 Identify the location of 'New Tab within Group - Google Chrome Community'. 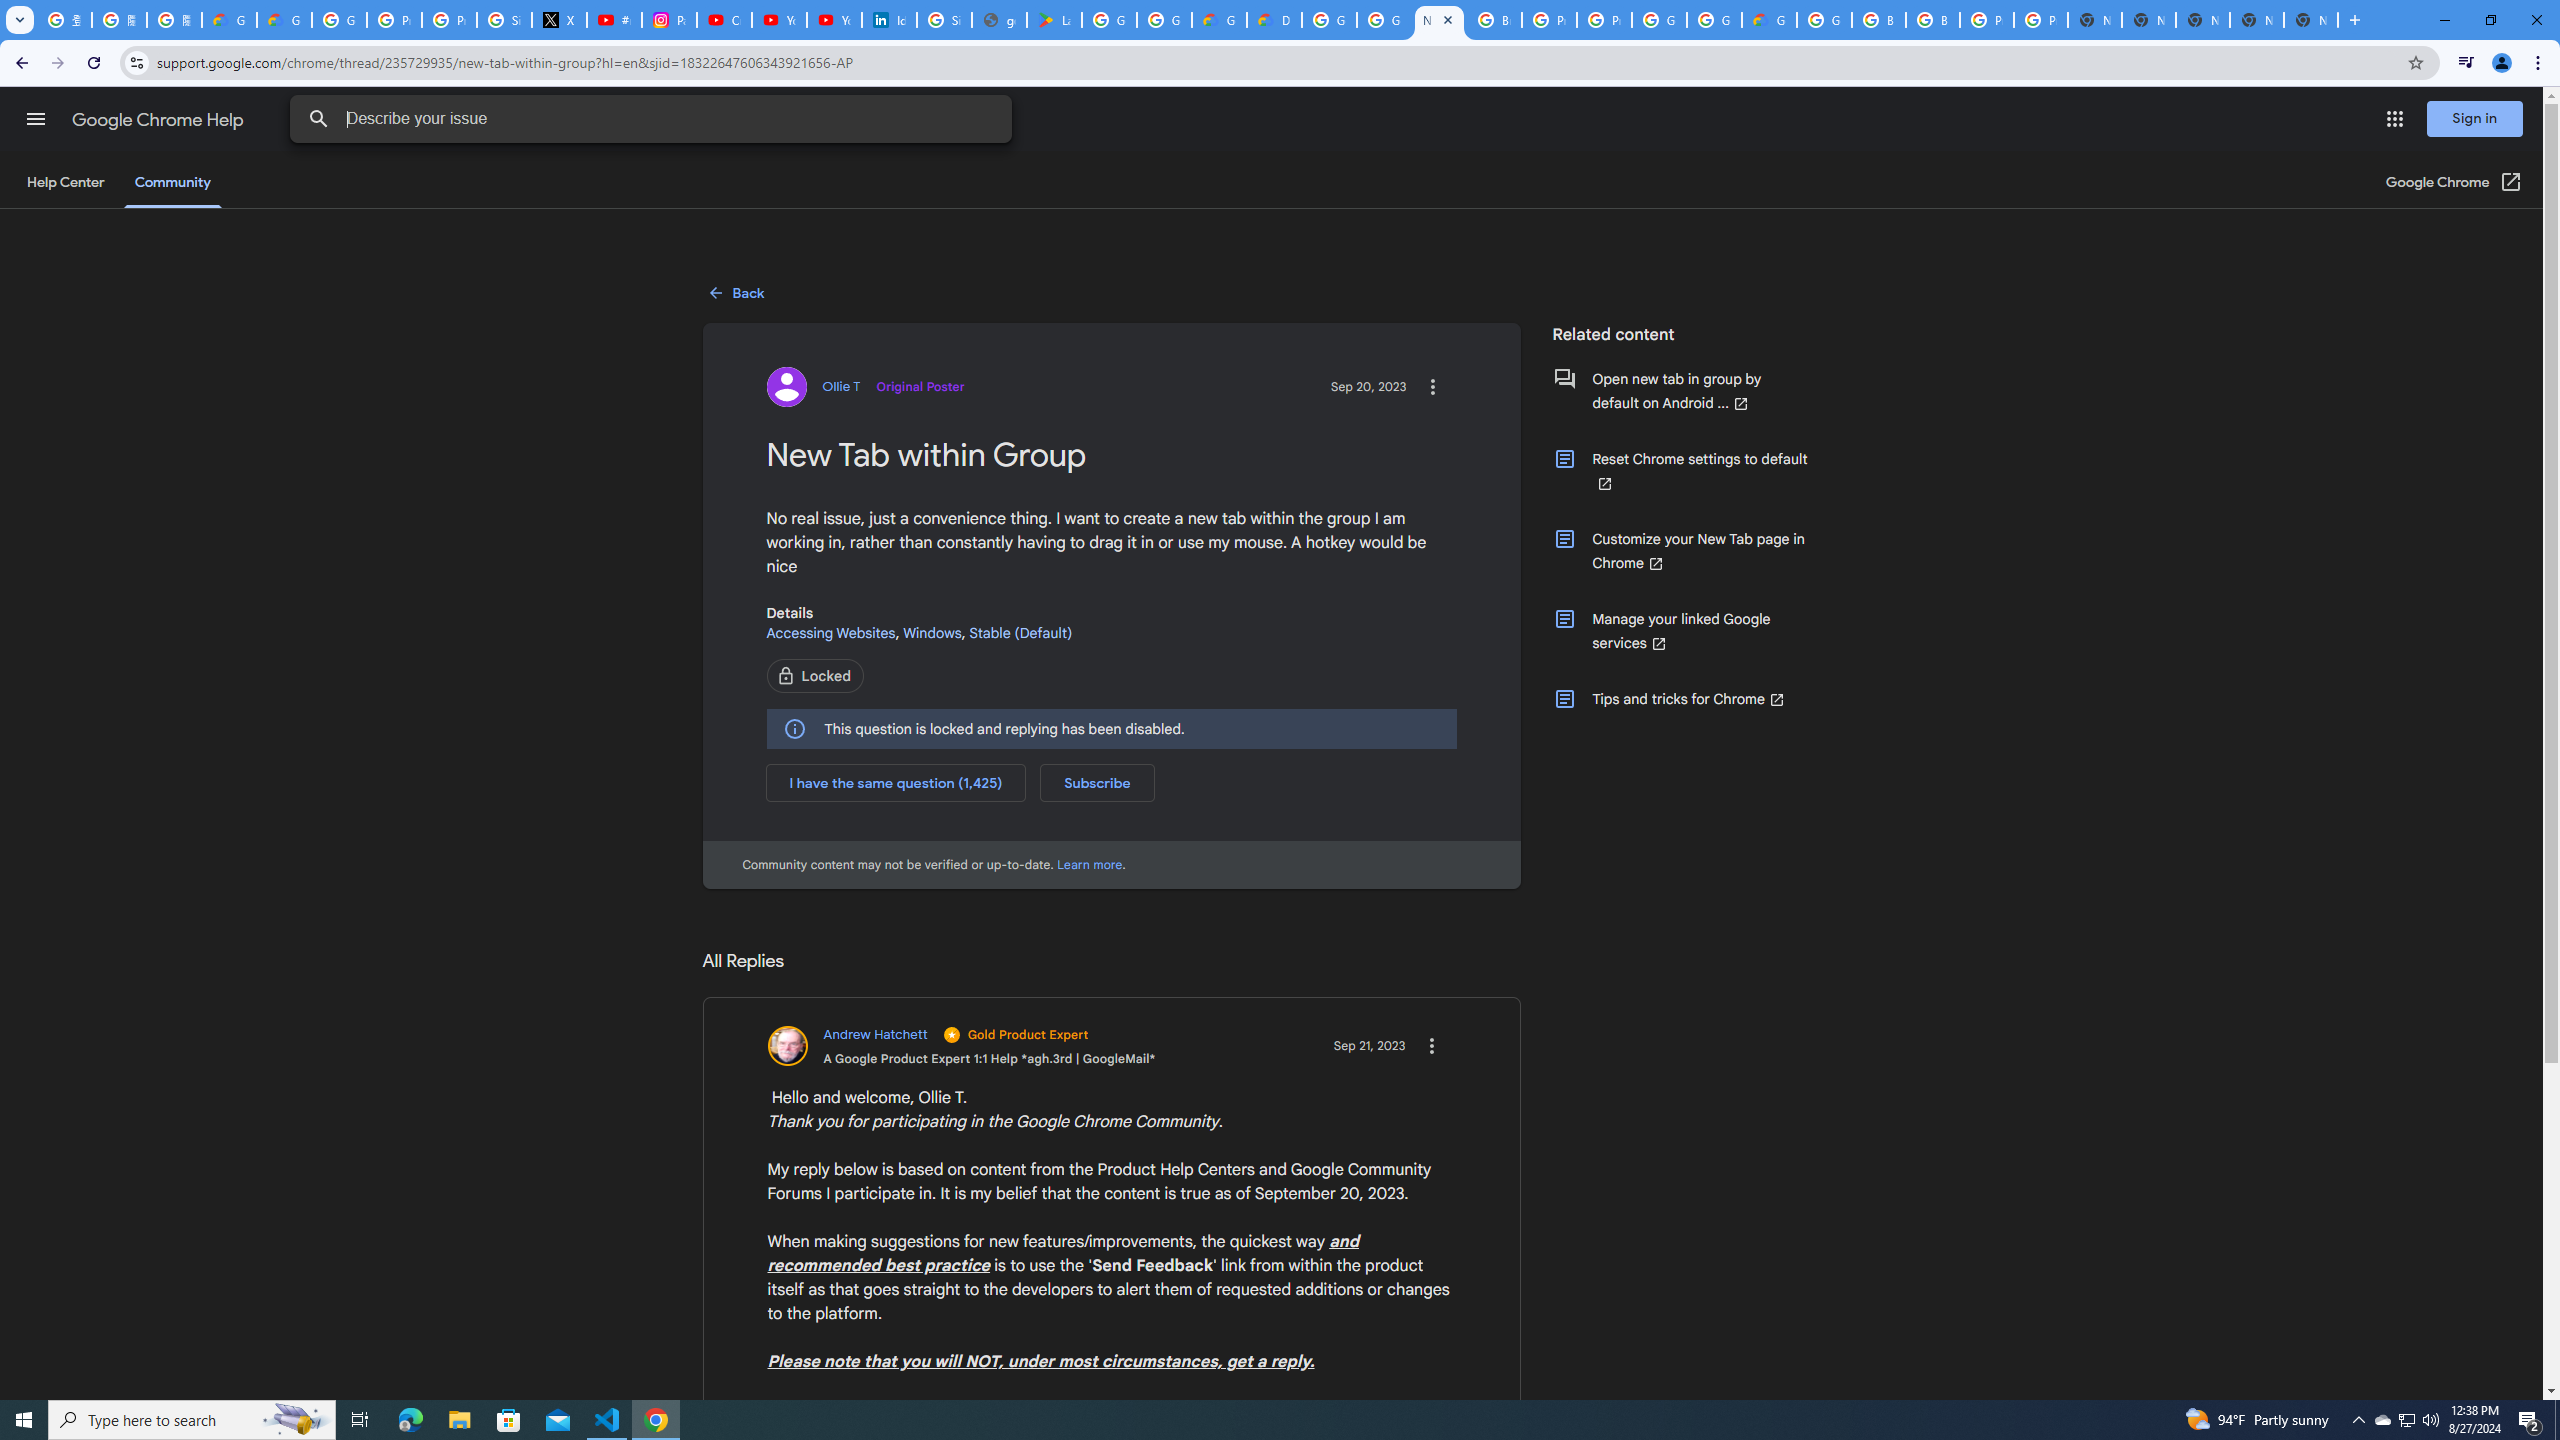
(1439, 19).